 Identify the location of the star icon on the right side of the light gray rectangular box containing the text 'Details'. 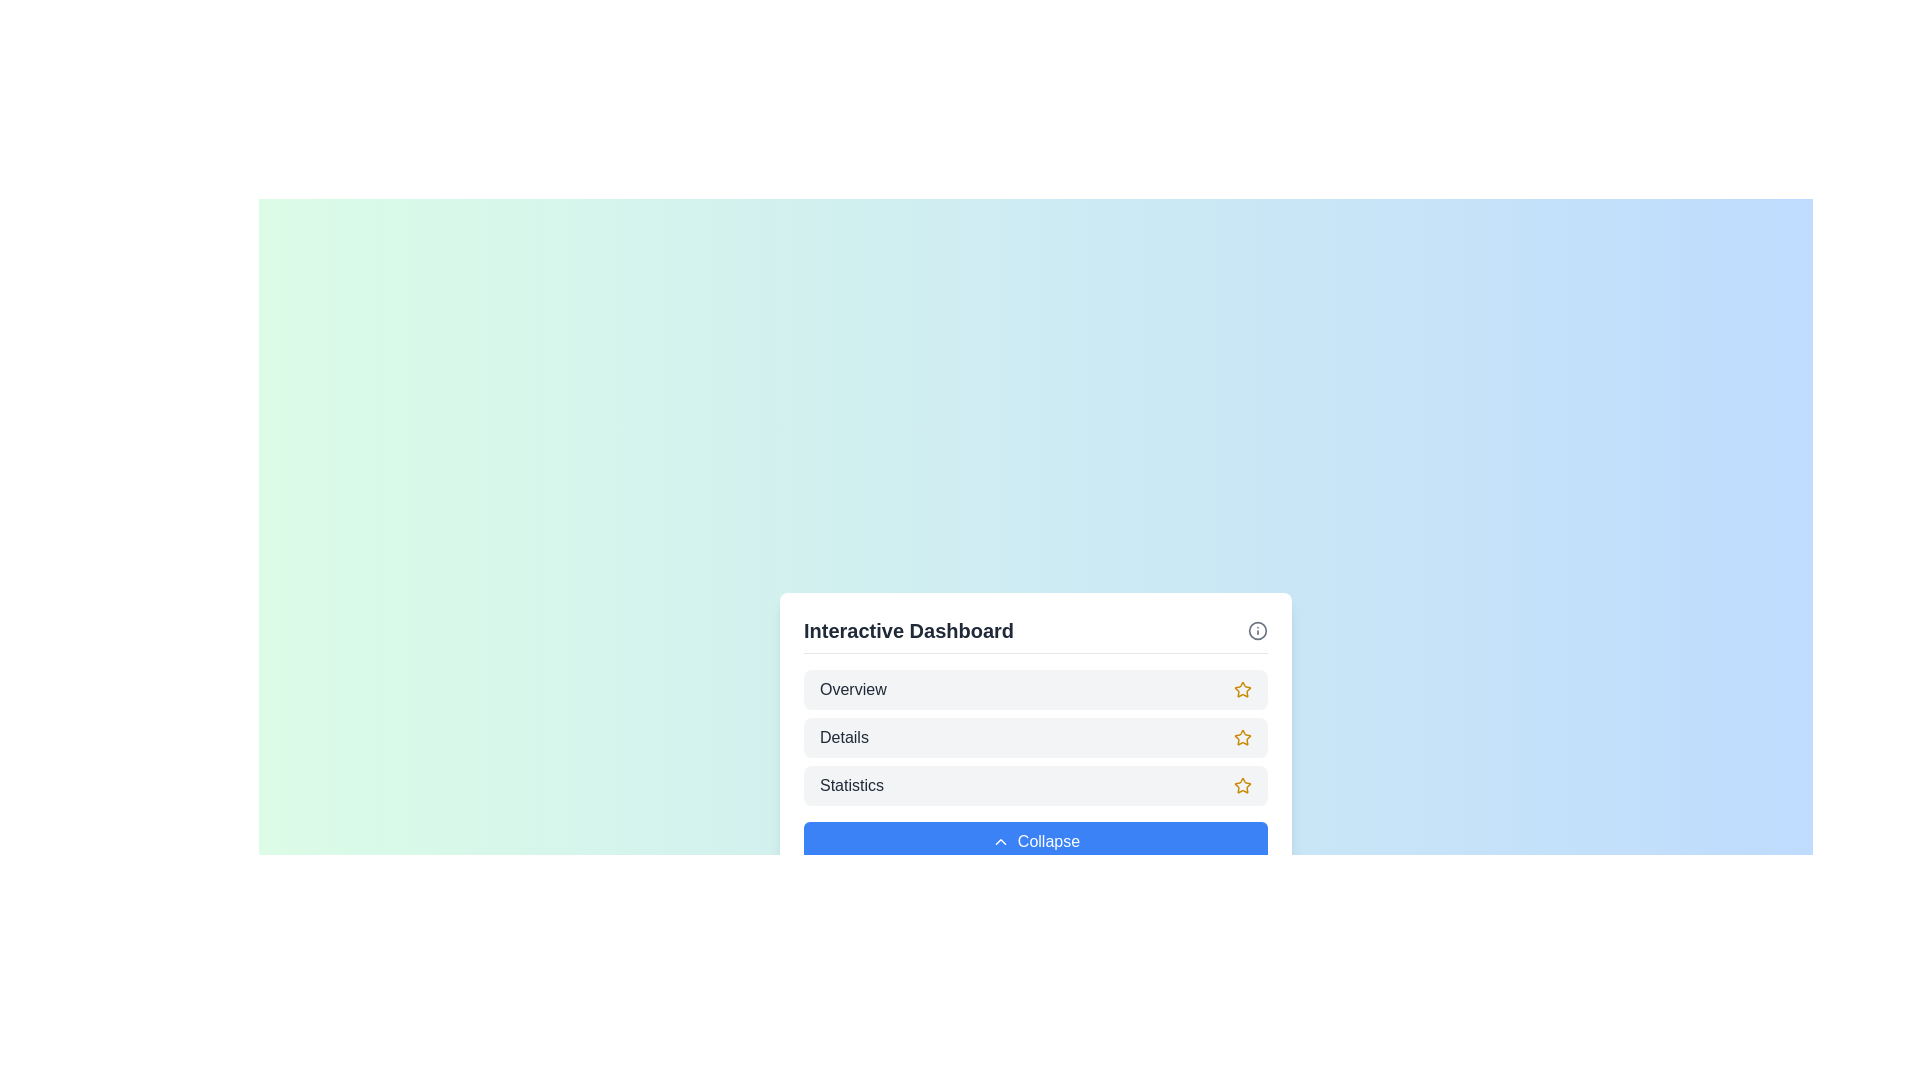
(1242, 737).